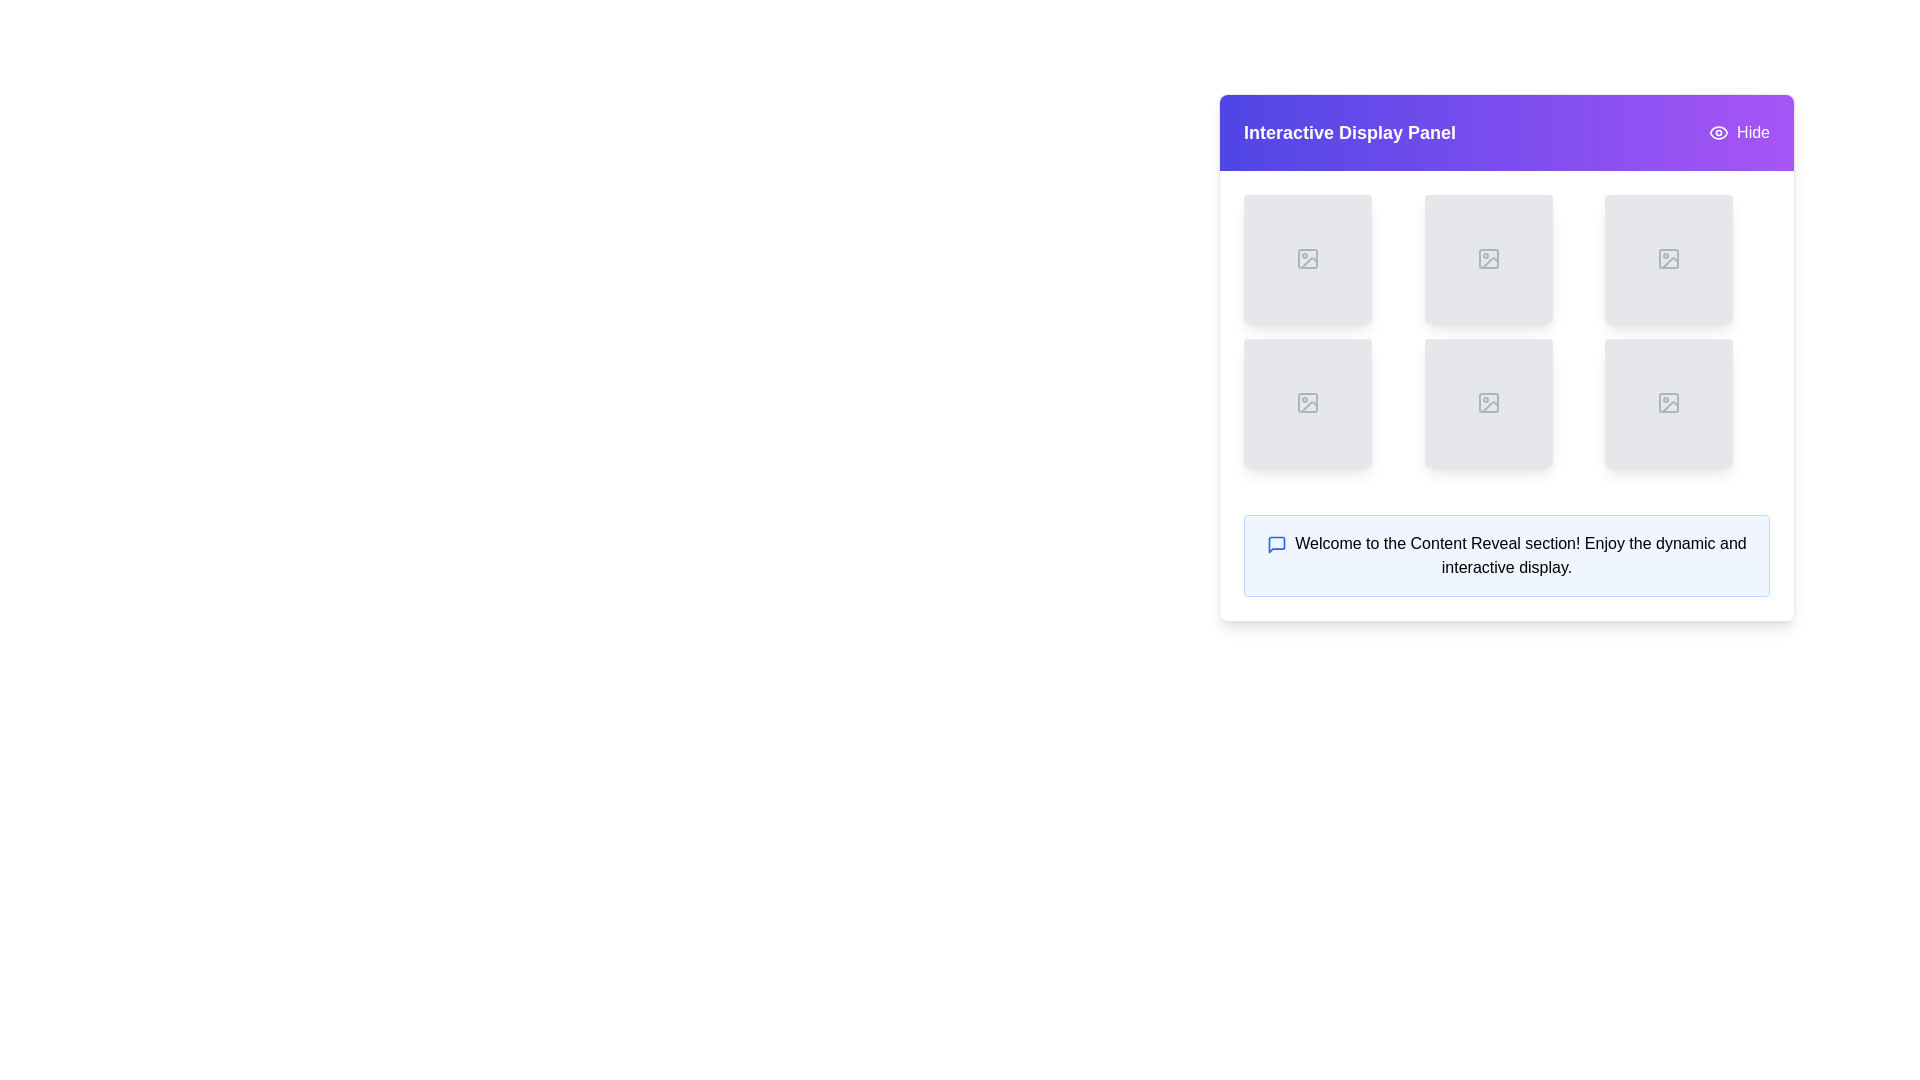 This screenshot has width=1920, height=1080. I want to click on the eye-shaped icon located in the top-right corner of the interface, just, so click(1717, 132).